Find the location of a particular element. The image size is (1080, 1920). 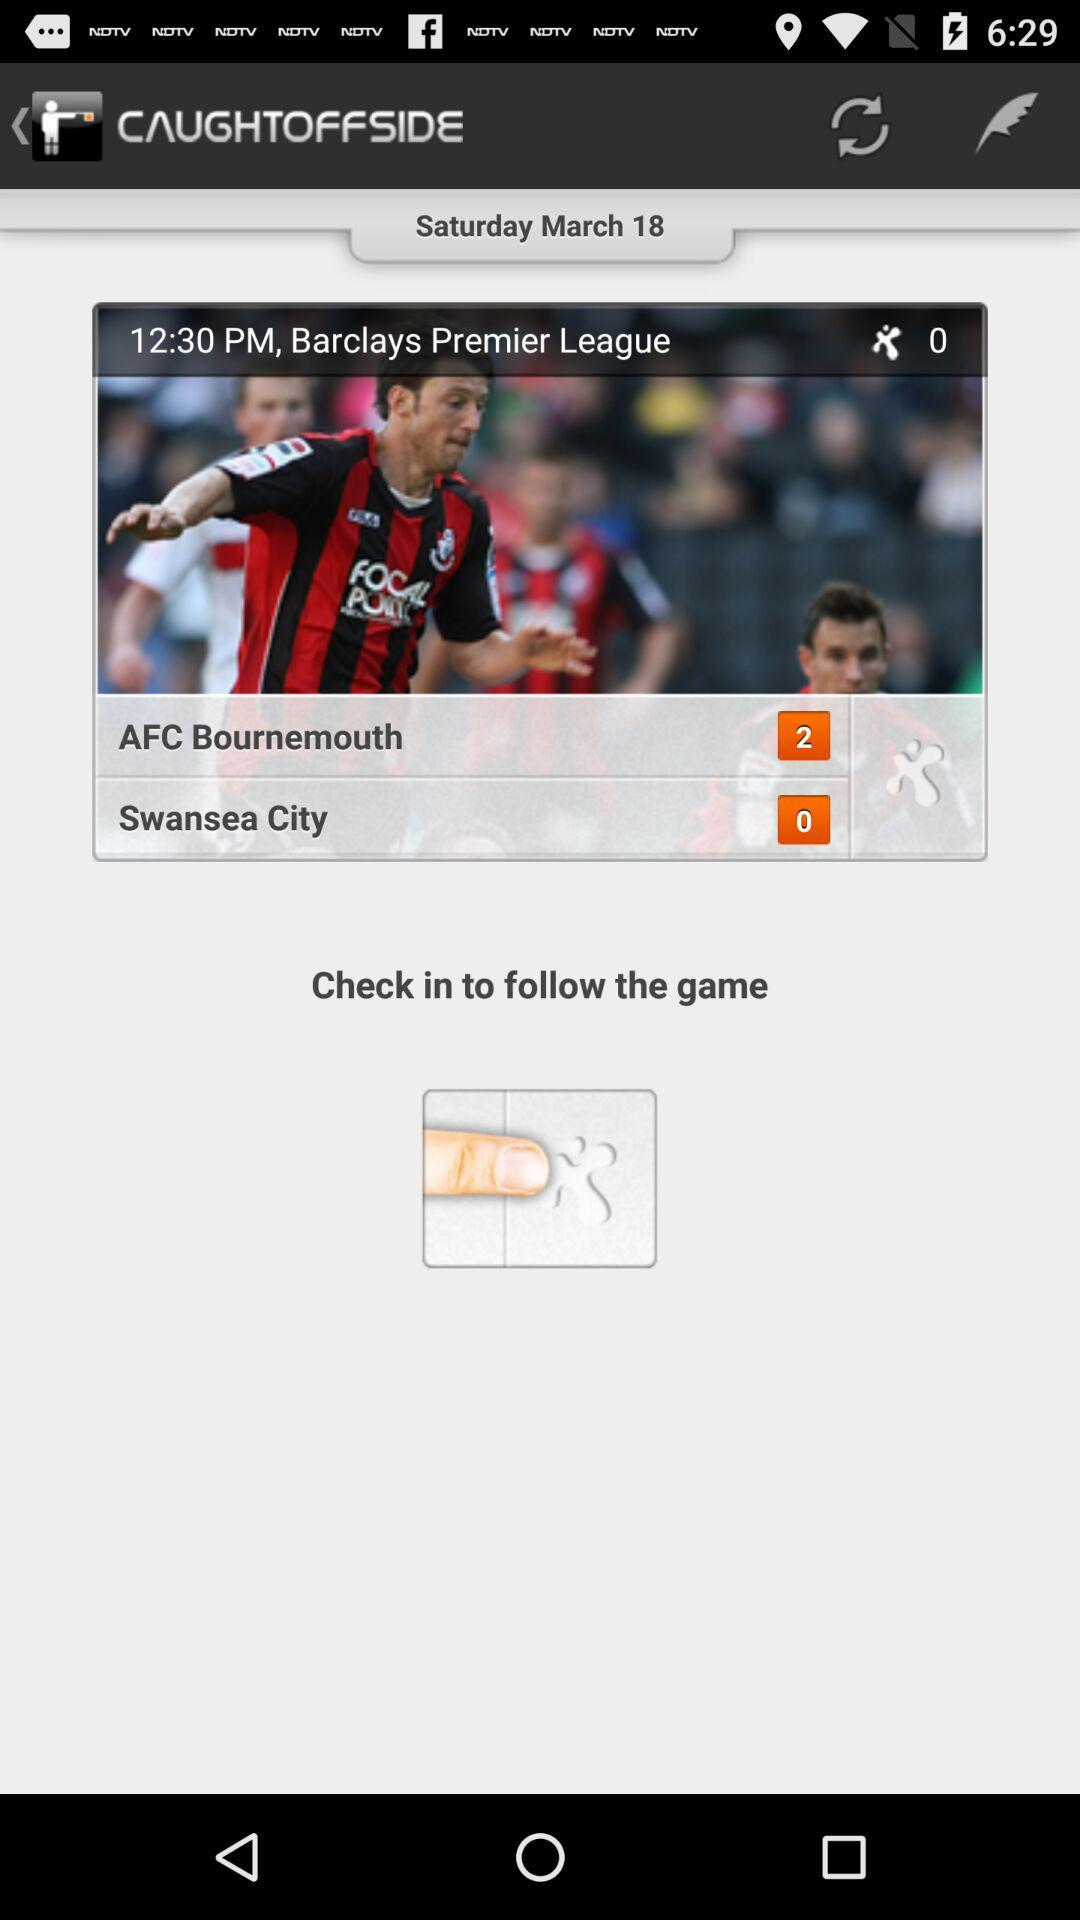

the app above swansea city icon is located at coordinates (459, 734).